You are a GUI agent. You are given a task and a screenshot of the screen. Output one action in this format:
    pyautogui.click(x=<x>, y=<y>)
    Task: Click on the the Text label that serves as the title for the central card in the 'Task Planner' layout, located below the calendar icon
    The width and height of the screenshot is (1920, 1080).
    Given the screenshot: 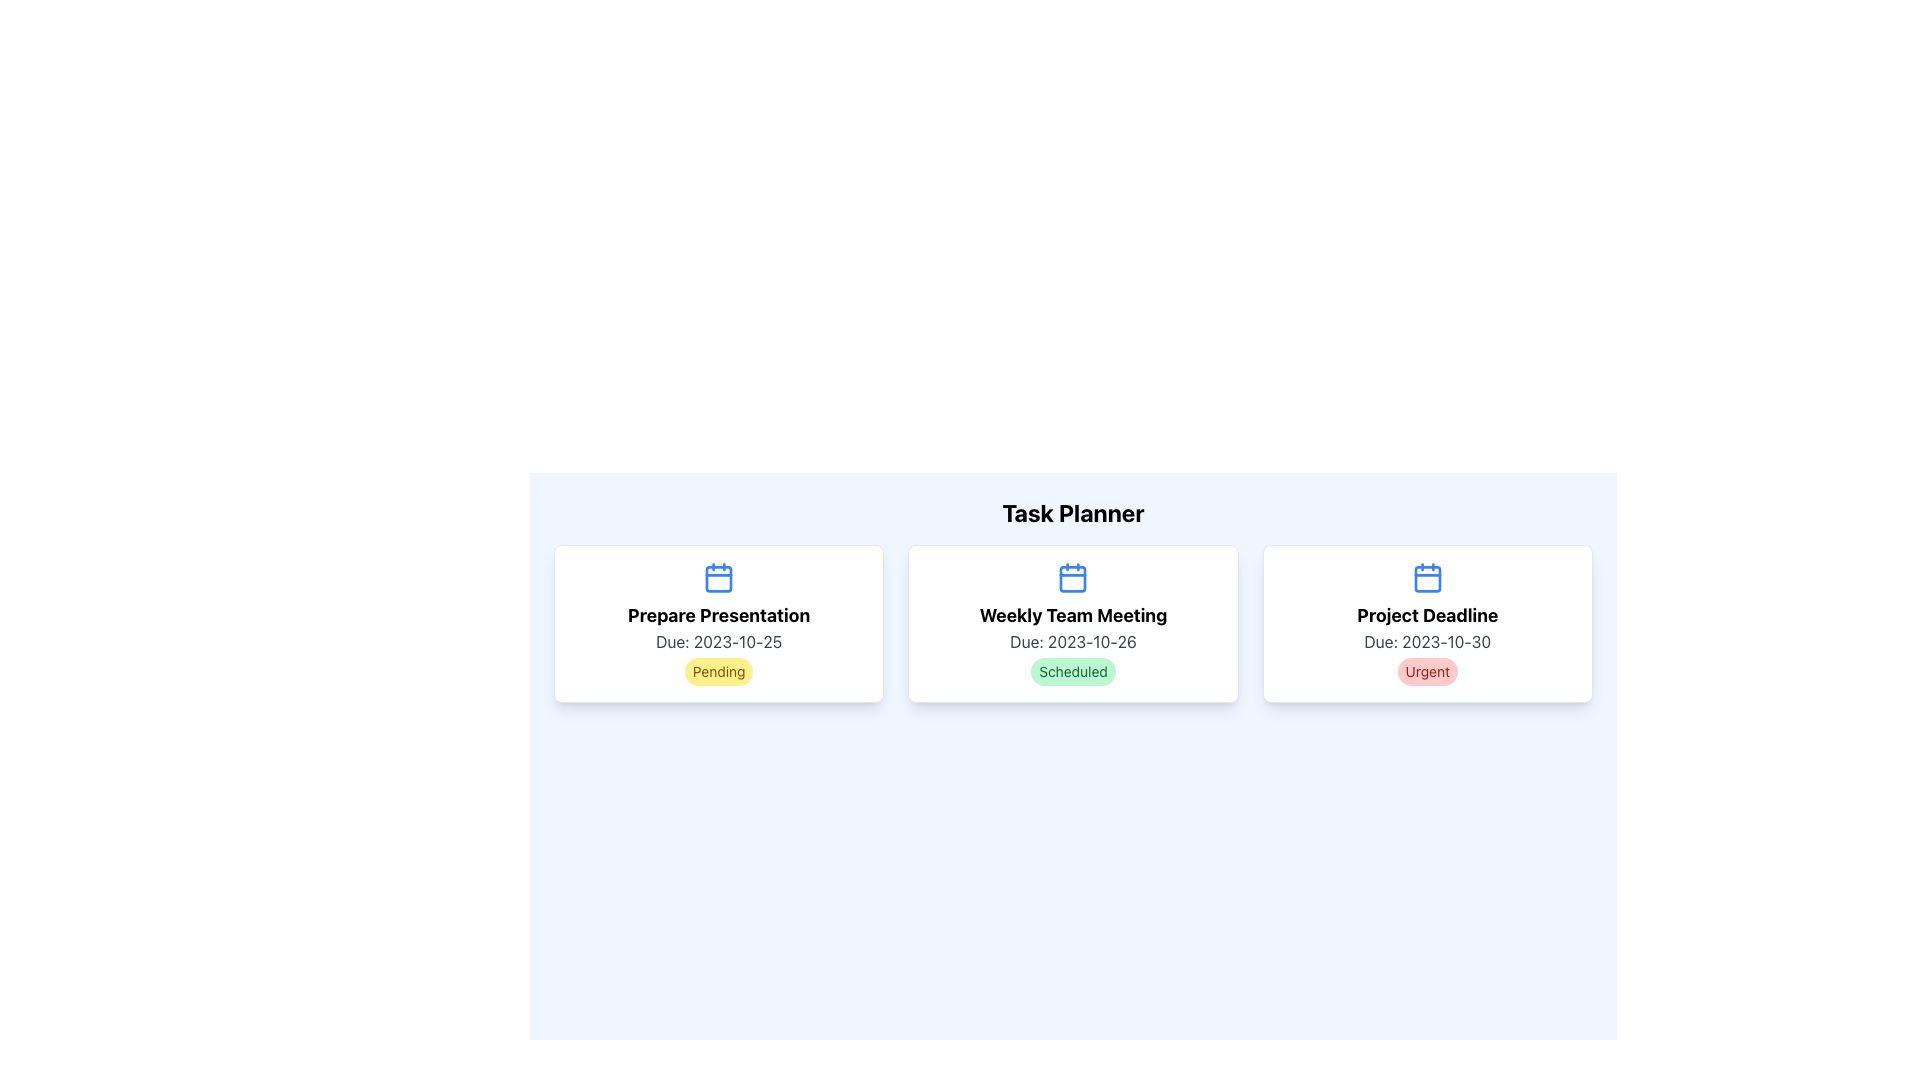 What is the action you would take?
    pyautogui.click(x=1072, y=615)
    